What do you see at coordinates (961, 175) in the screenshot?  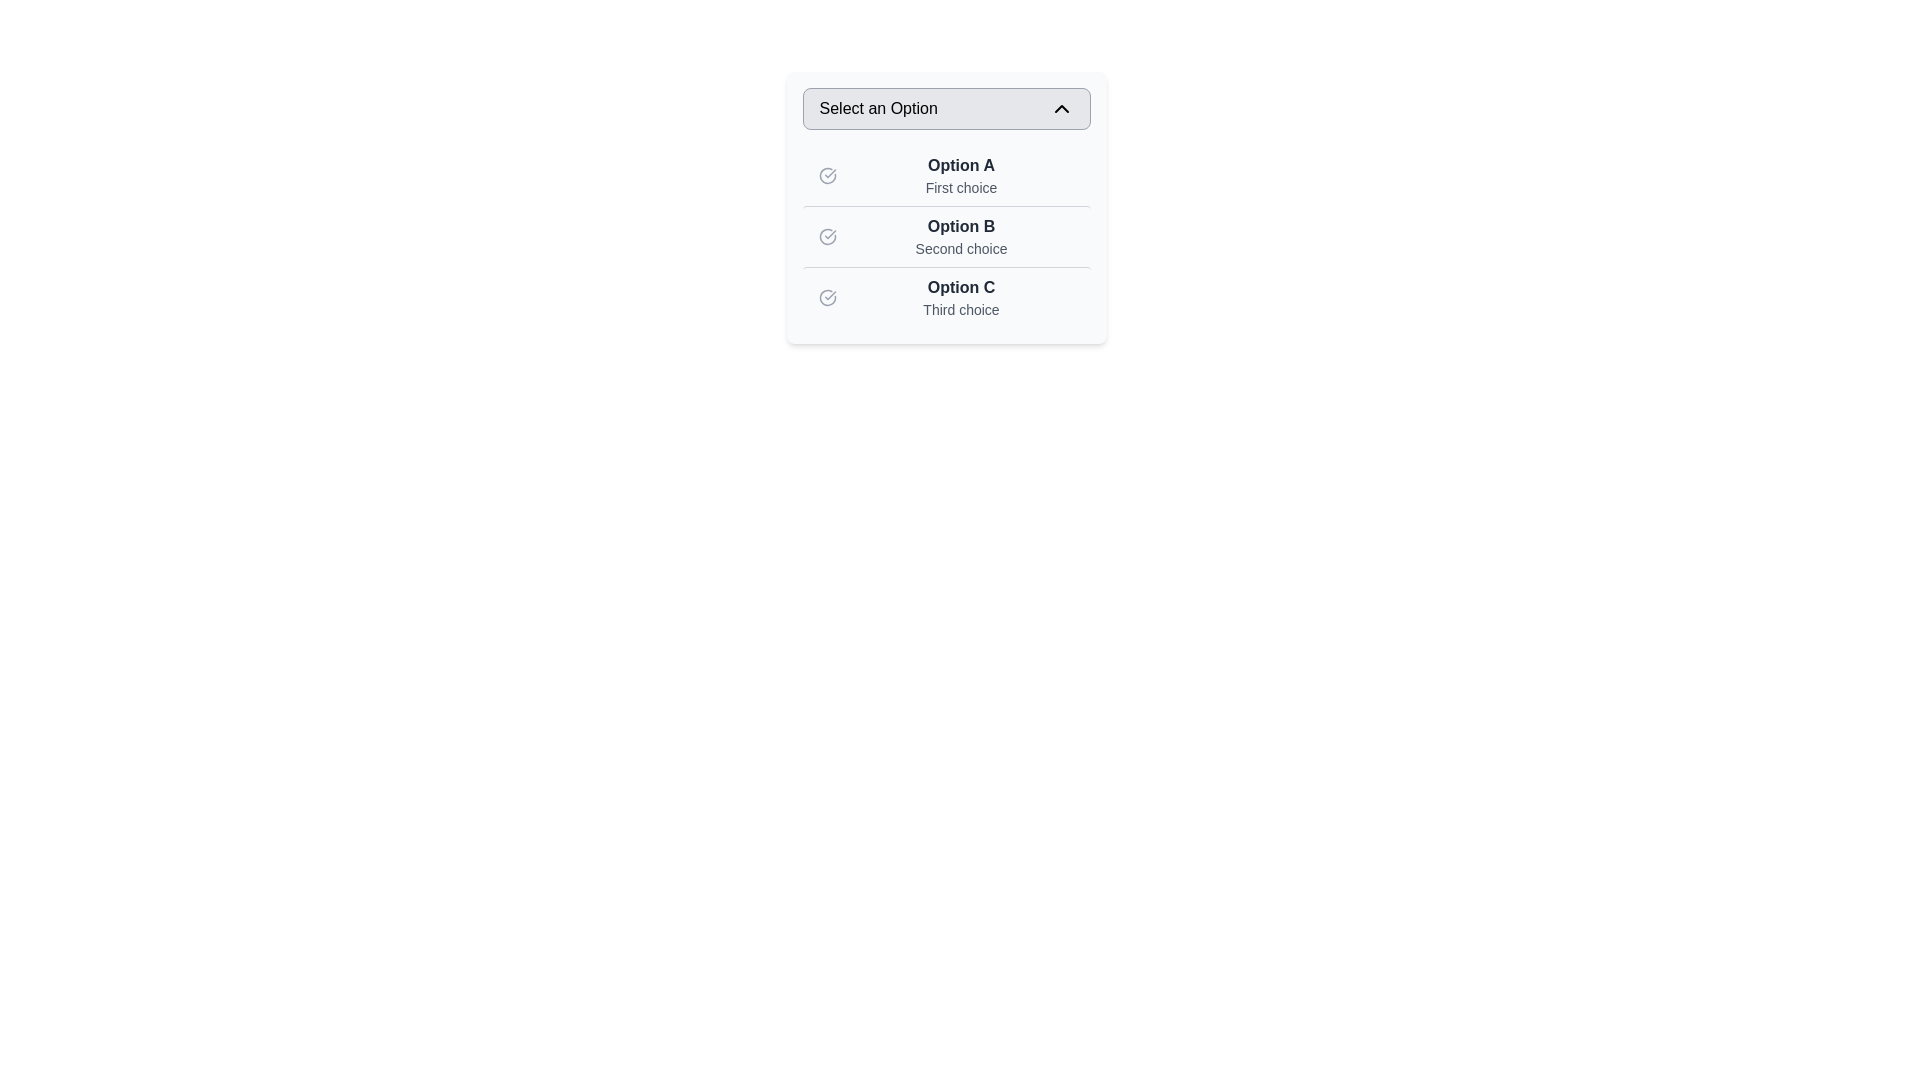 I see `the first selectable option 'Option A' in the dropdown menu labeled 'Select an Option'` at bounding box center [961, 175].